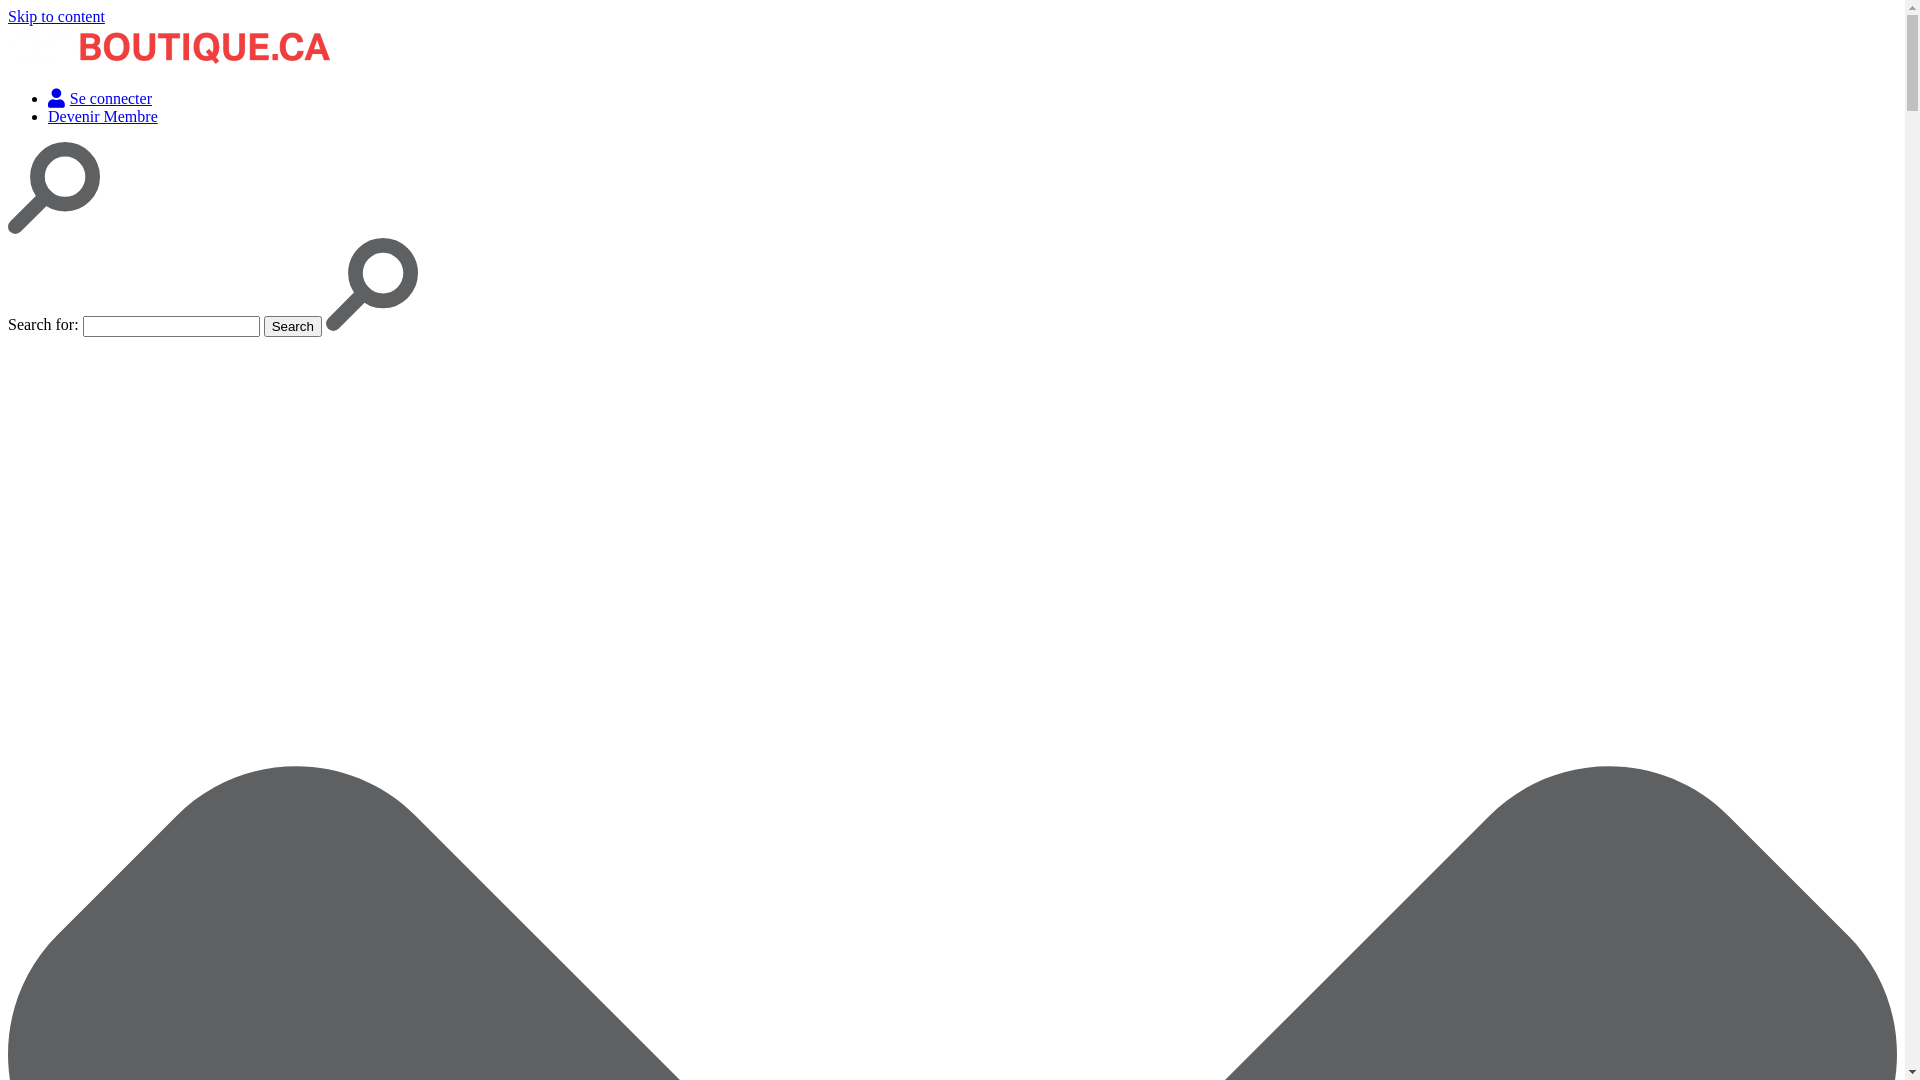 This screenshot has width=1920, height=1080. I want to click on 'Search', so click(263, 325).